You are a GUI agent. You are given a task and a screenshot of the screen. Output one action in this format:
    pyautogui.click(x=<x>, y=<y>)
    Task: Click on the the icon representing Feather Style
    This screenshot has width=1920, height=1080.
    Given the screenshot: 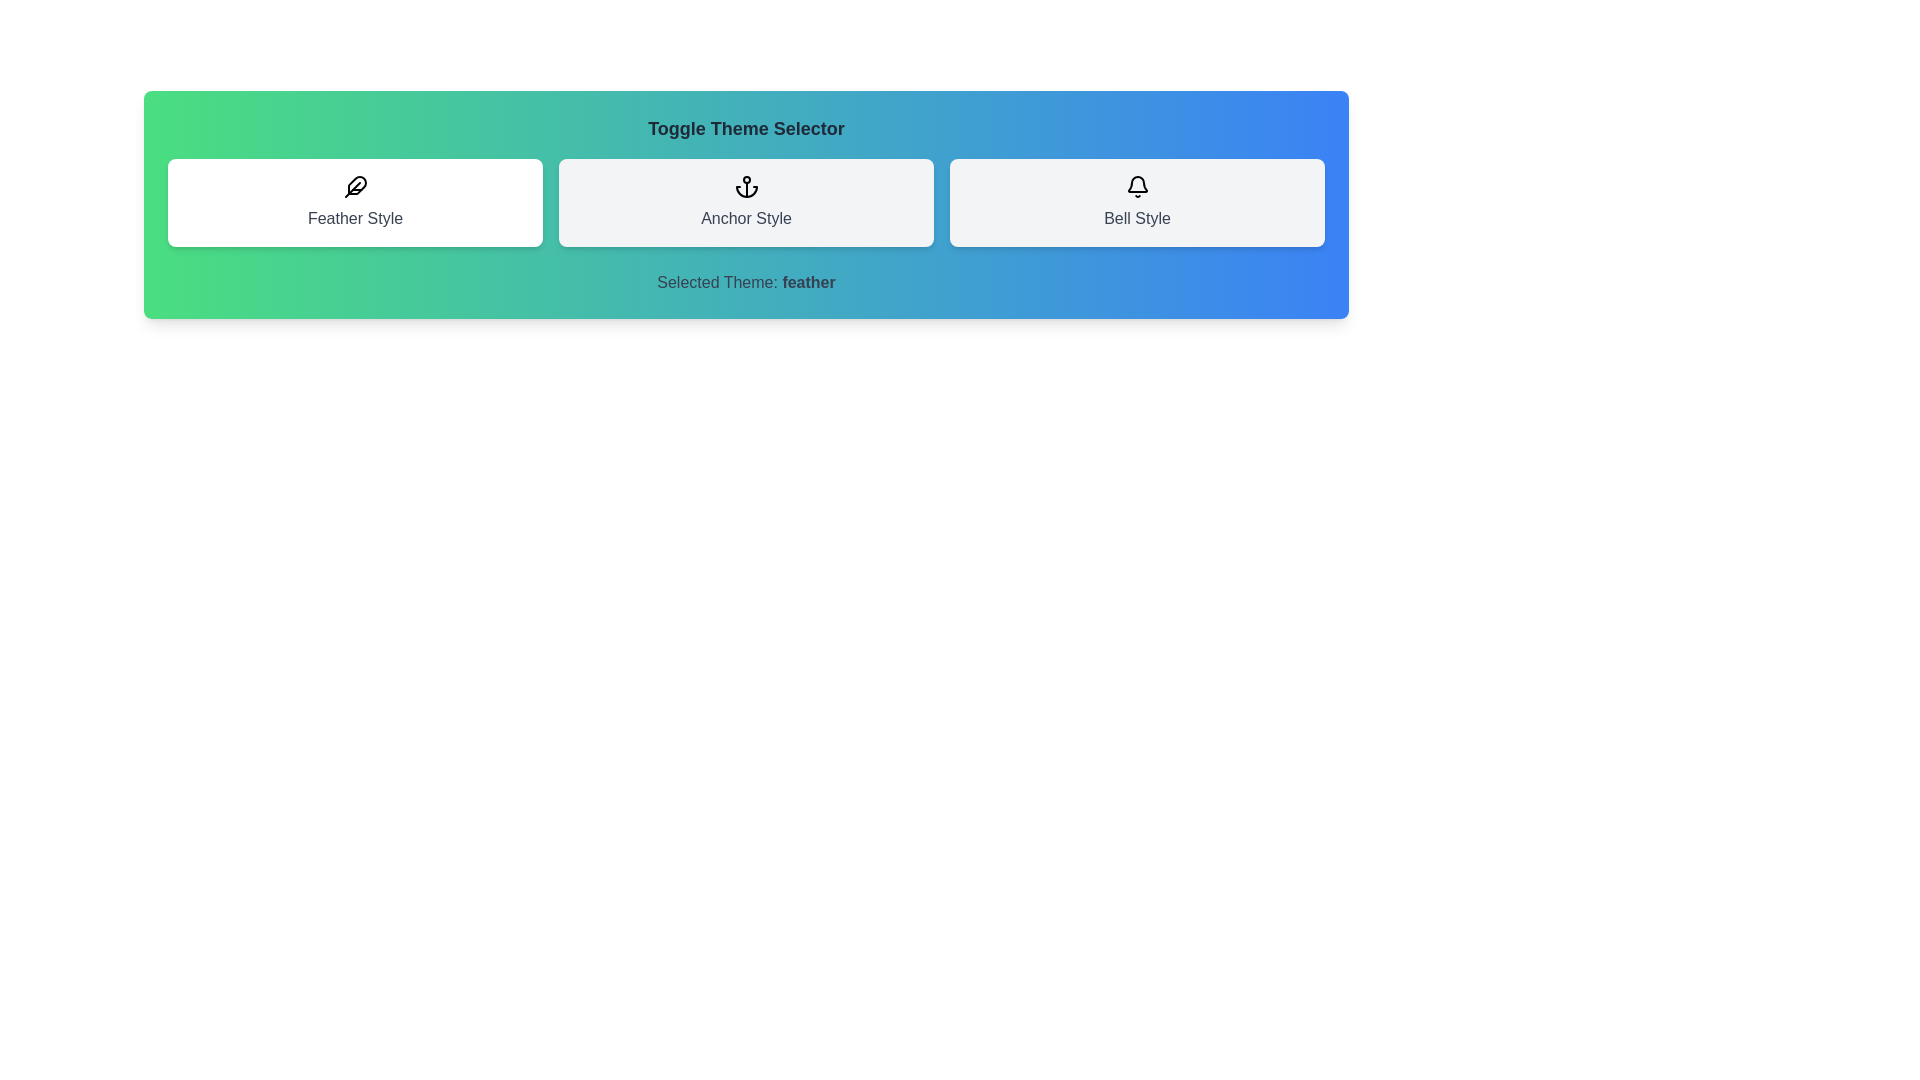 What is the action you would take?
    pyautogui.click(x=355, y=203)
    